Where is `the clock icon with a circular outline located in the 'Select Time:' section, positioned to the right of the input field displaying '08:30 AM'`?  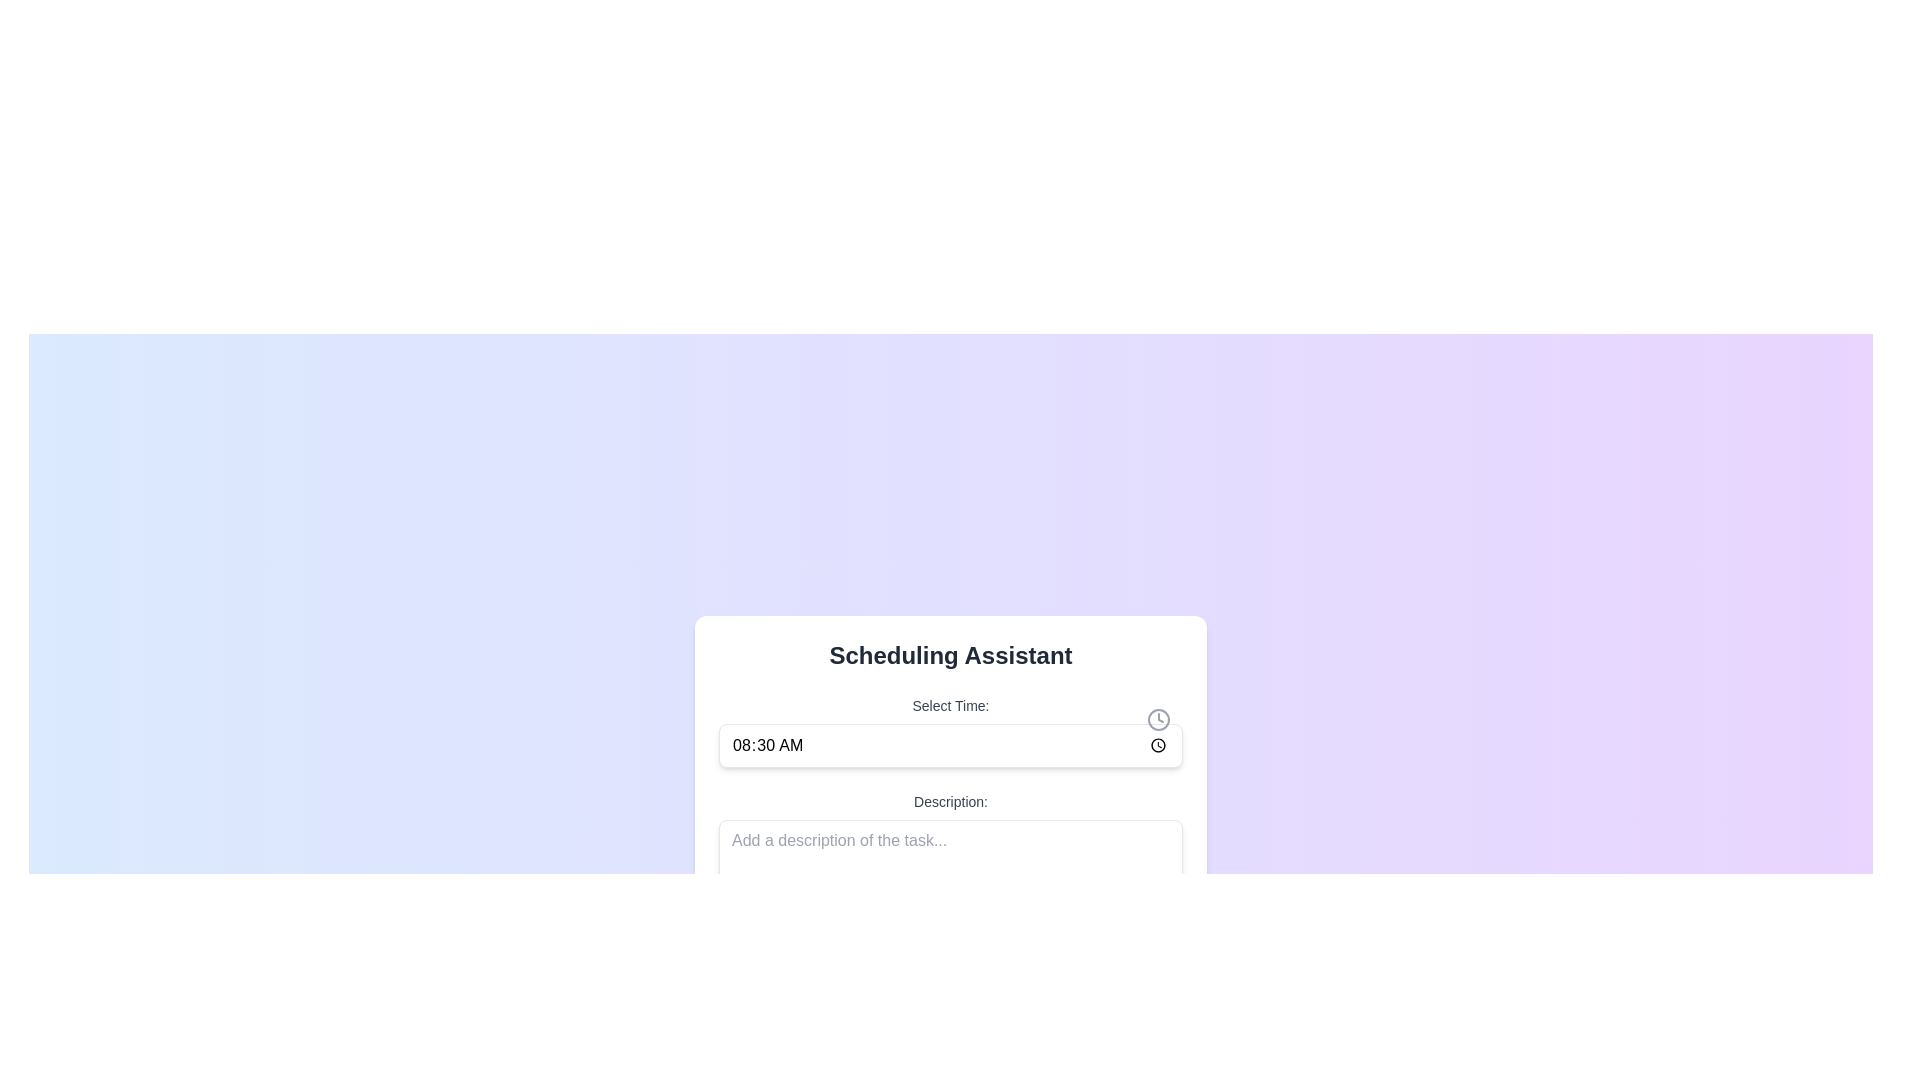 the clock icon with a circular outline located in the 'Select Time:' section, positioned to the right of the input field displaying '08:30 AM' is located at coordinates (1158, 718).